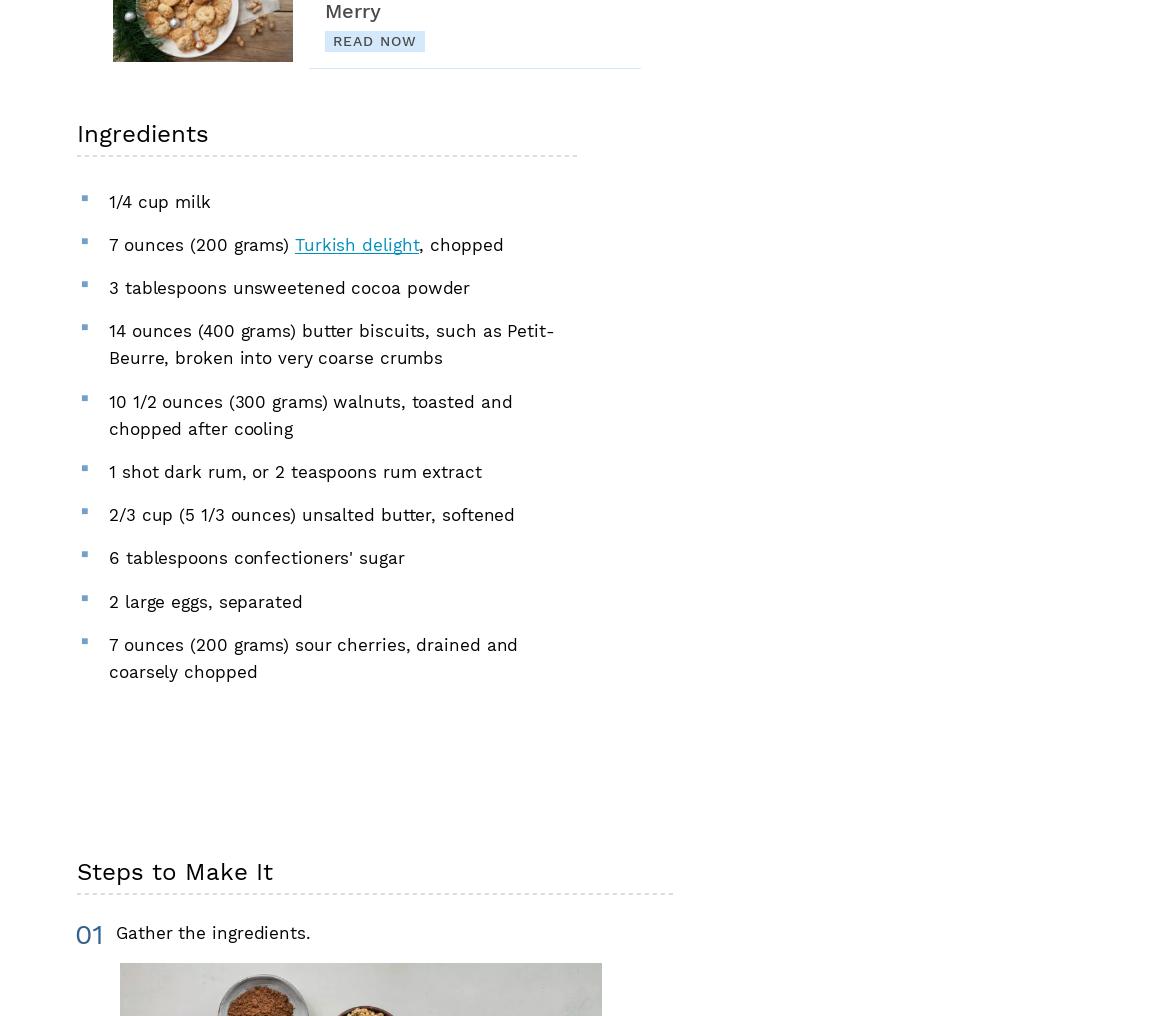 The image size is (1150, 1016). What do you see at coordinates (112, 556) in the screenshot?
I see `'6'` at bounding box center [112, 556].